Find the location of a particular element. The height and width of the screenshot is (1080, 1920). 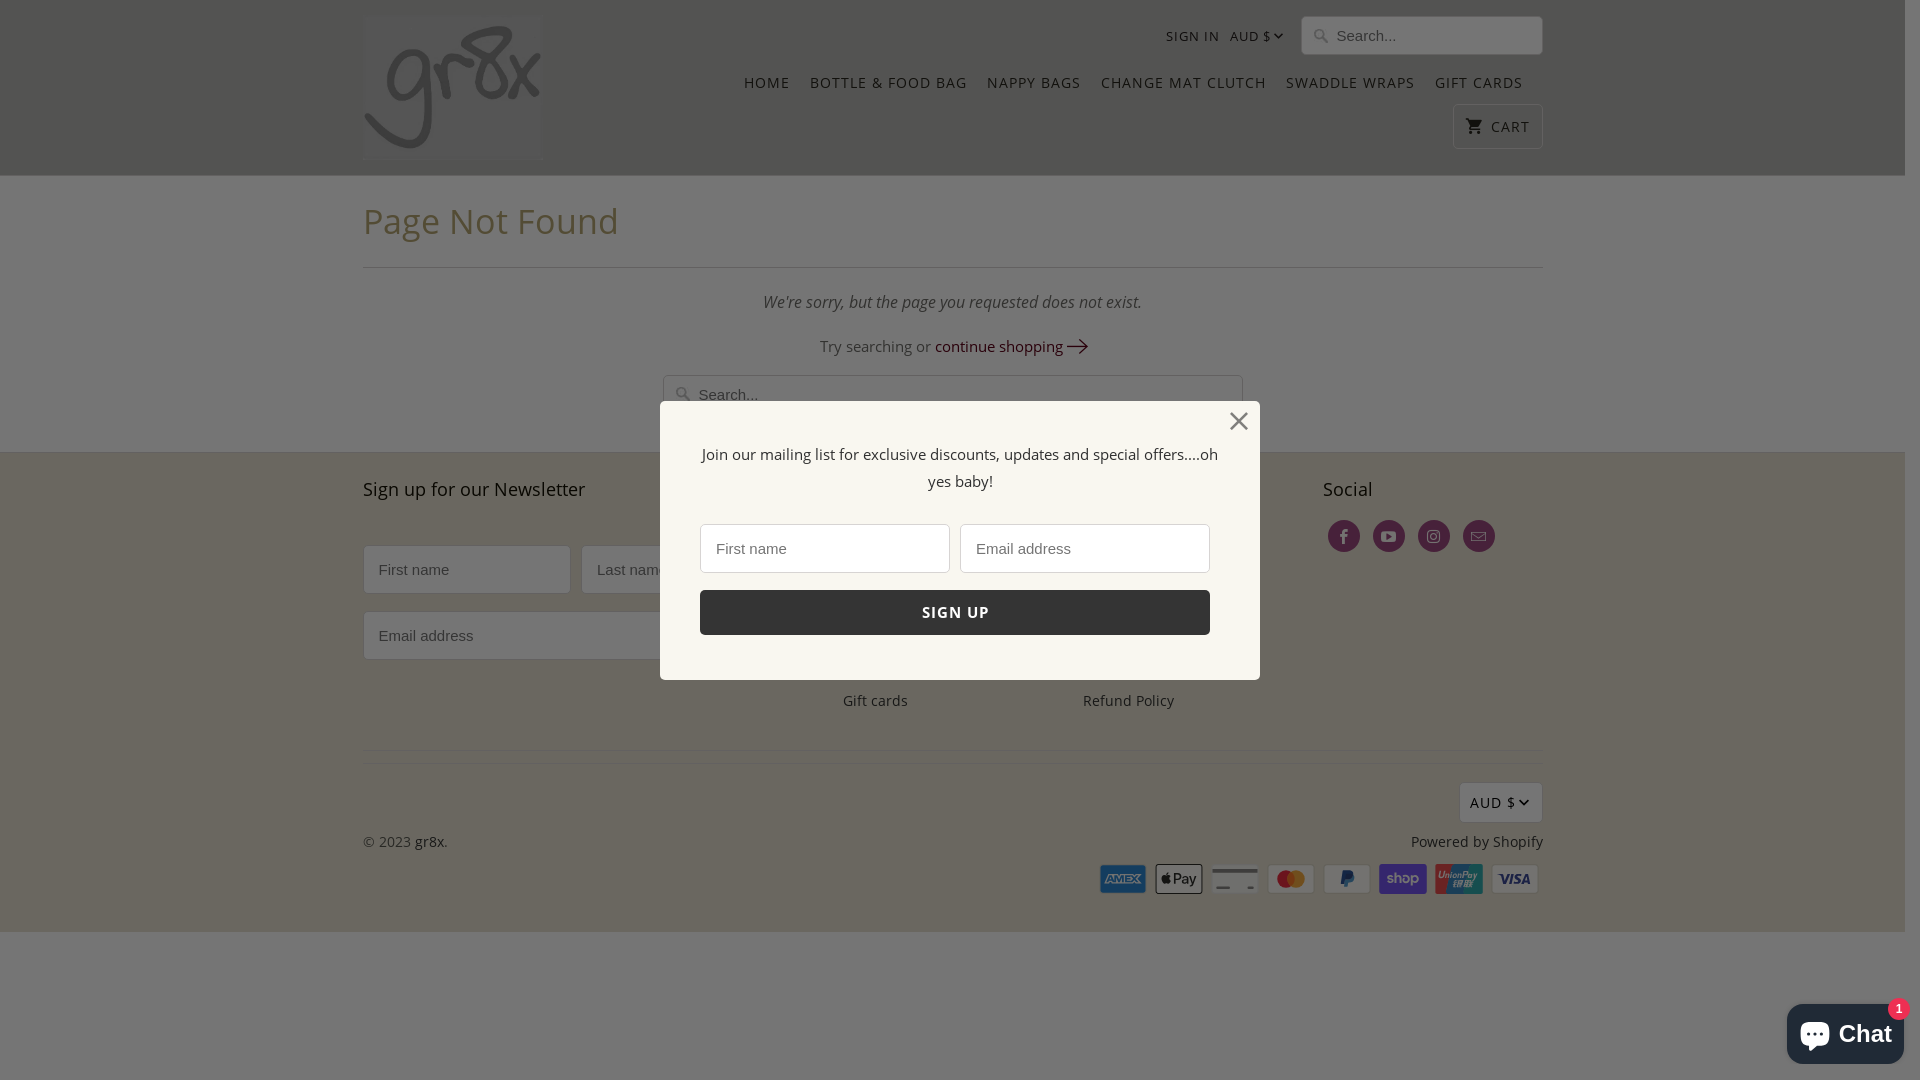

'Close' is located at coordinates (1238, 420).